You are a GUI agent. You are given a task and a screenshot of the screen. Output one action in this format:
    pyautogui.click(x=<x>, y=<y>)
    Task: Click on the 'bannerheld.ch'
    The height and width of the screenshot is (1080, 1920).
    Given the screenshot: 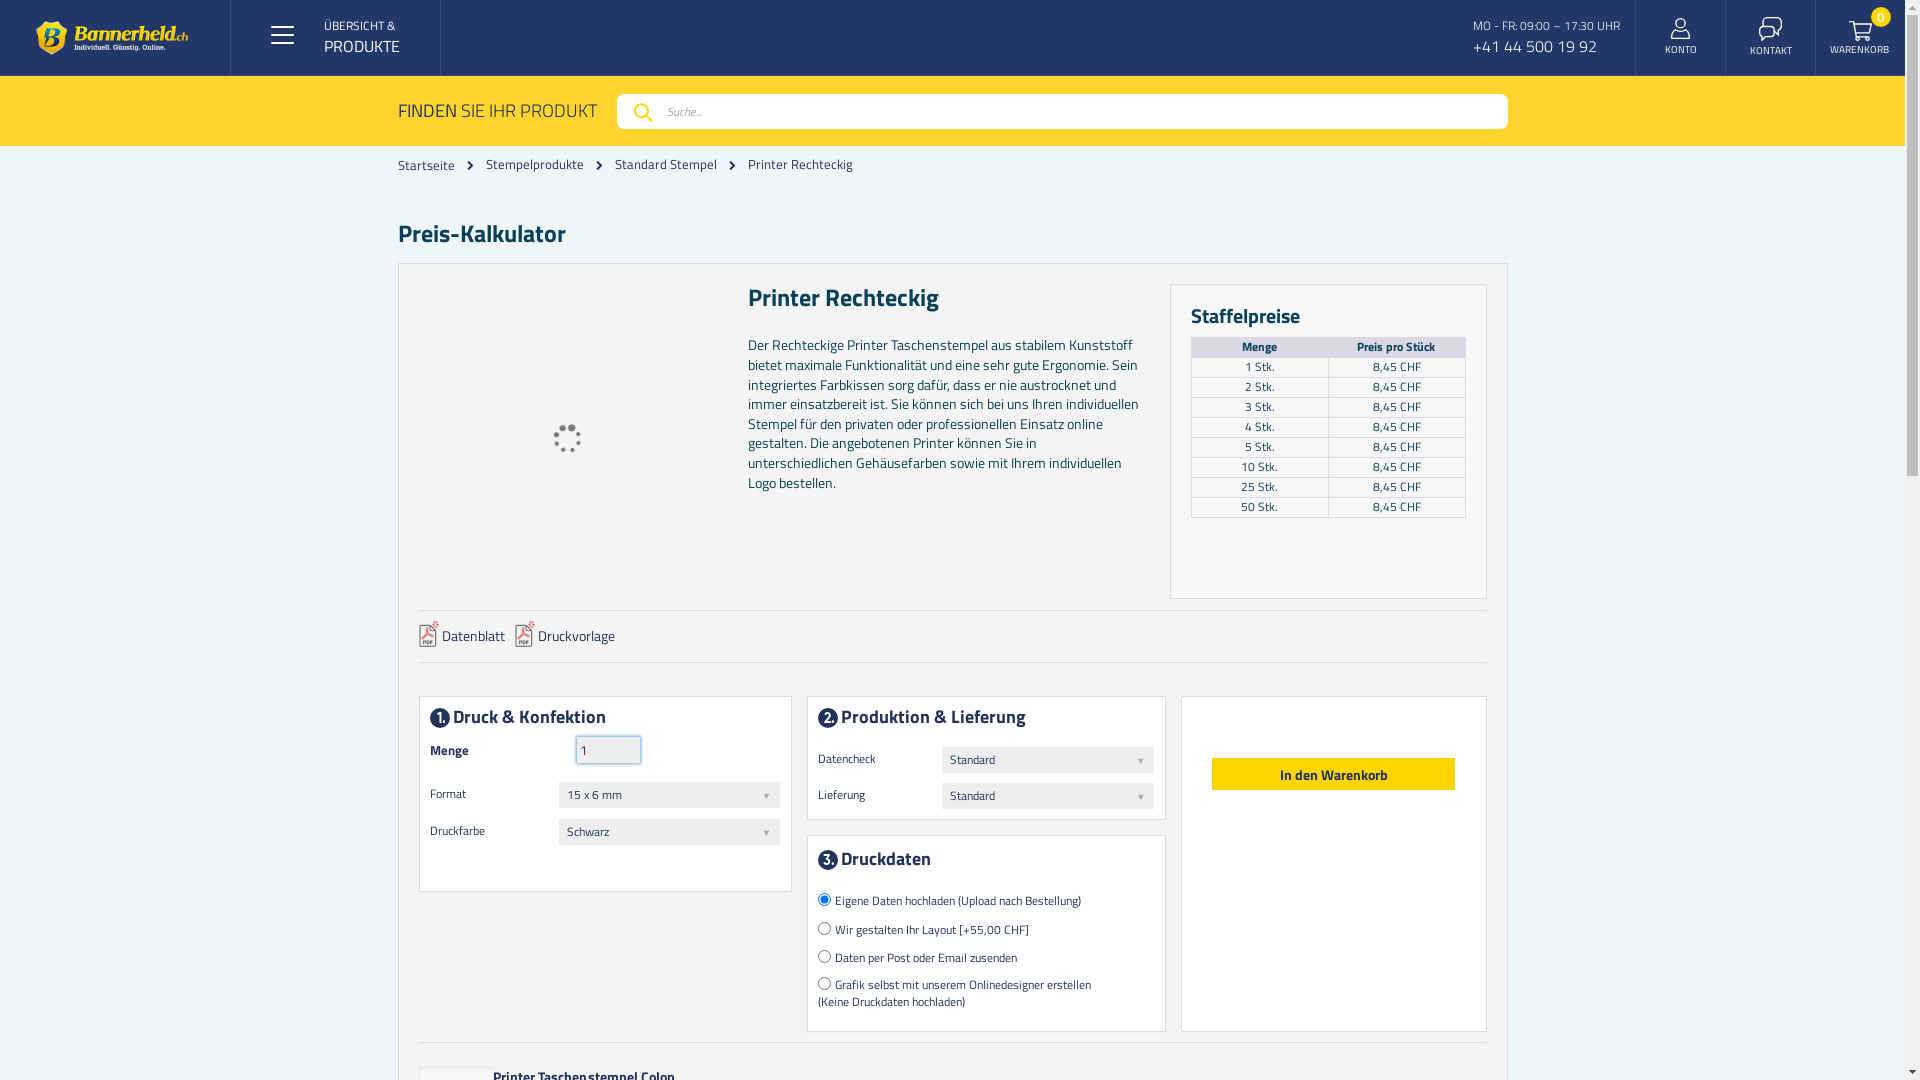 What is the action you would take?
    pyautogui.click(x=111, y=37)
    